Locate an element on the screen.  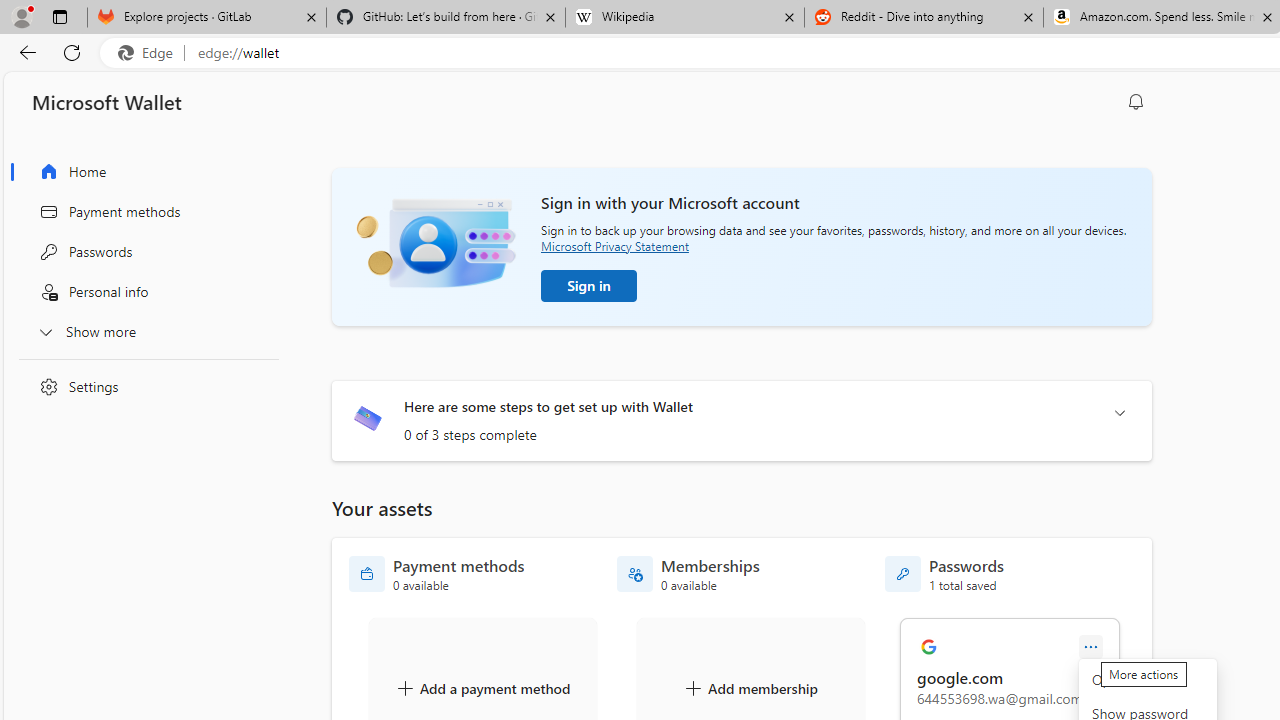
'Personal info' is located at coordinates (143, 292).